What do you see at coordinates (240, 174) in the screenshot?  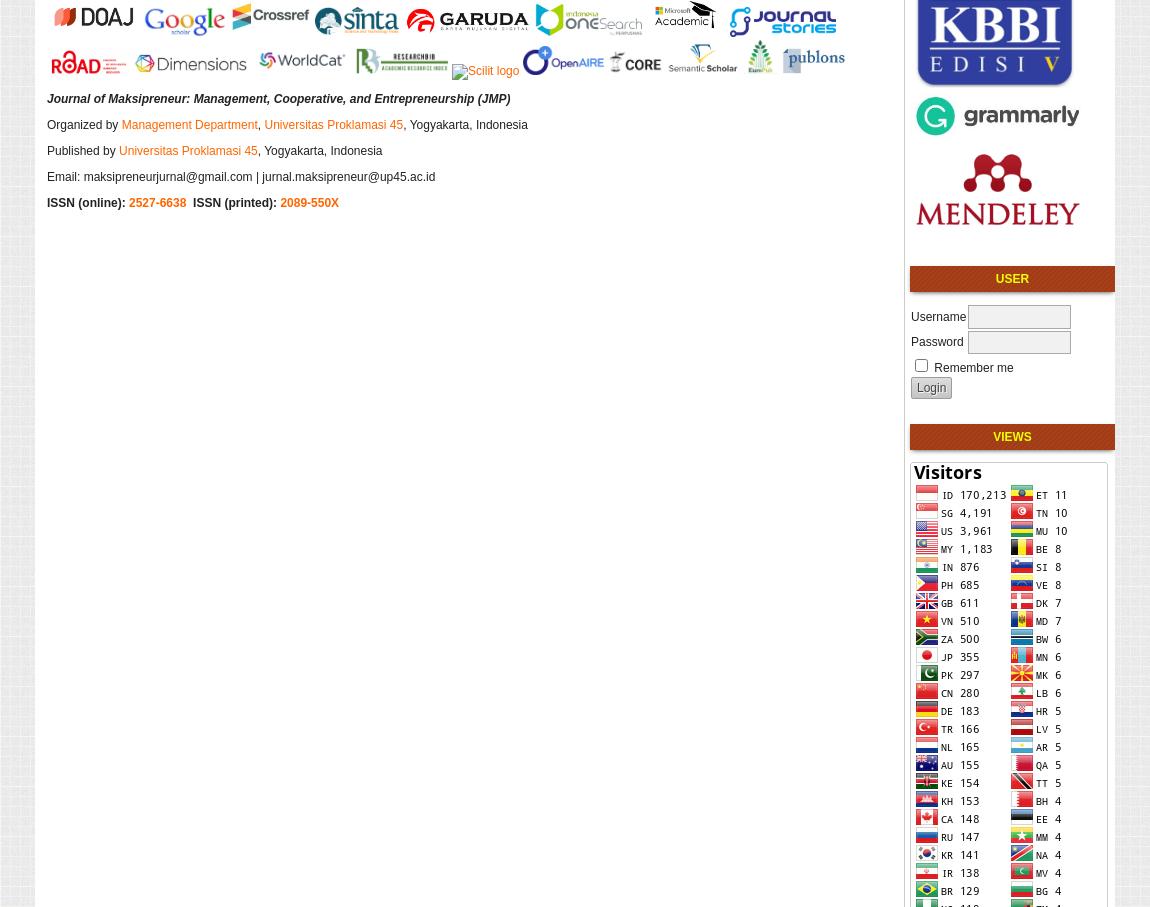 I see `'Email: maksipreneurjurnal@gmail.com | jurnal.maksipreneur@up45.ac.id'` at bounding box center [240, 174].